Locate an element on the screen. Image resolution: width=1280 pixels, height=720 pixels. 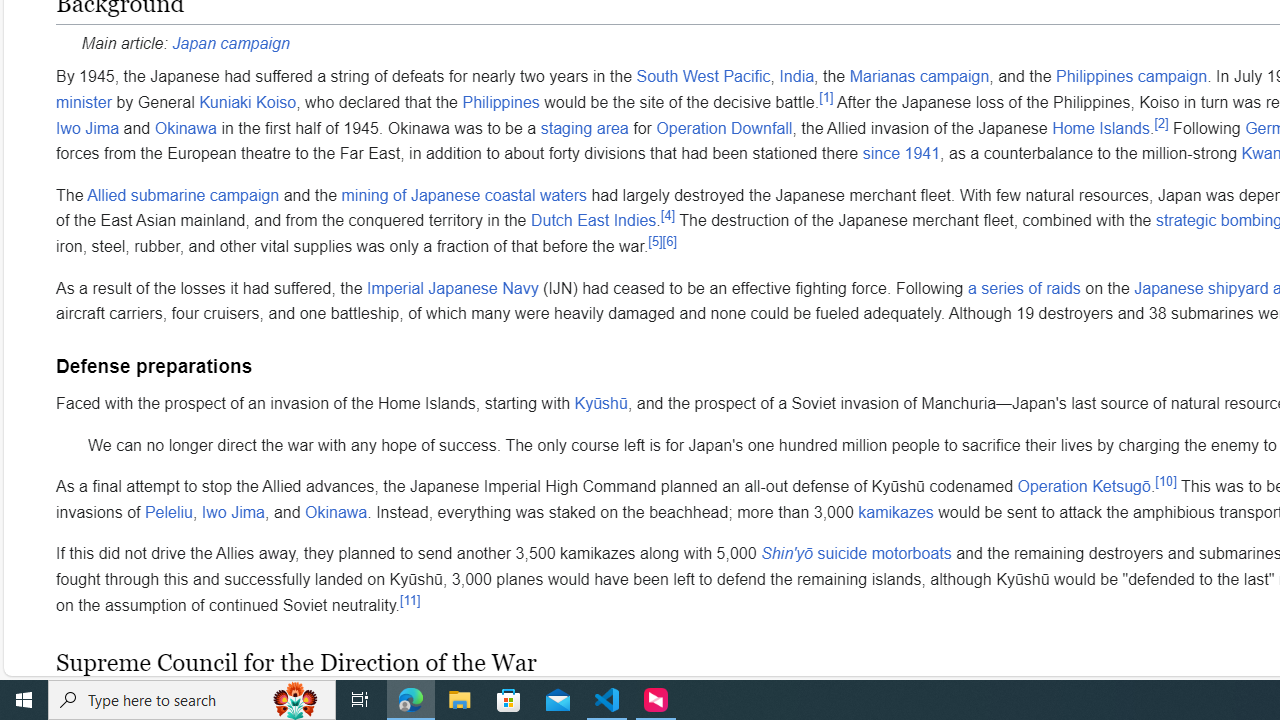
'Okinawa' is located at coordinates (336, 511).